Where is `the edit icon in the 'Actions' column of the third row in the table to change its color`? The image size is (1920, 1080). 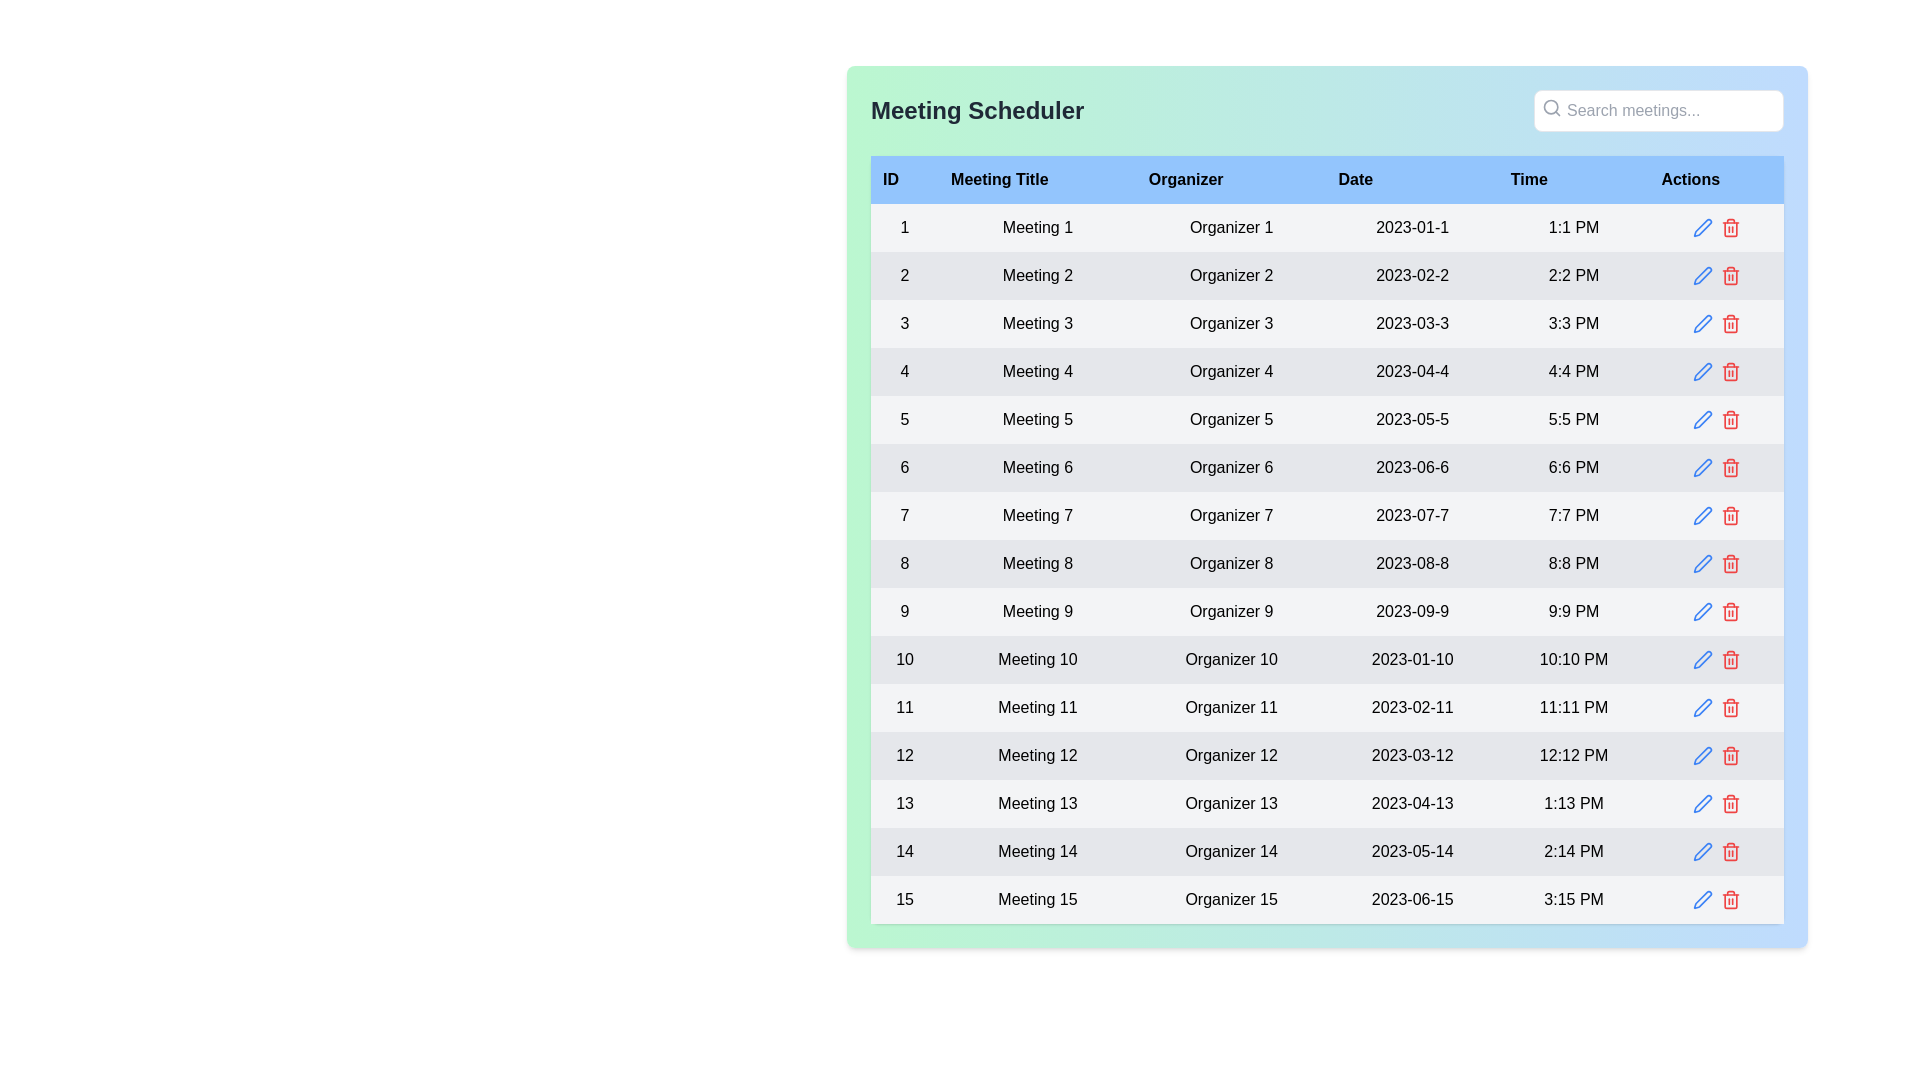 the edit icon in the 'Actions' column of the third row in the table to change its color is located at coordinates (1701, 323).